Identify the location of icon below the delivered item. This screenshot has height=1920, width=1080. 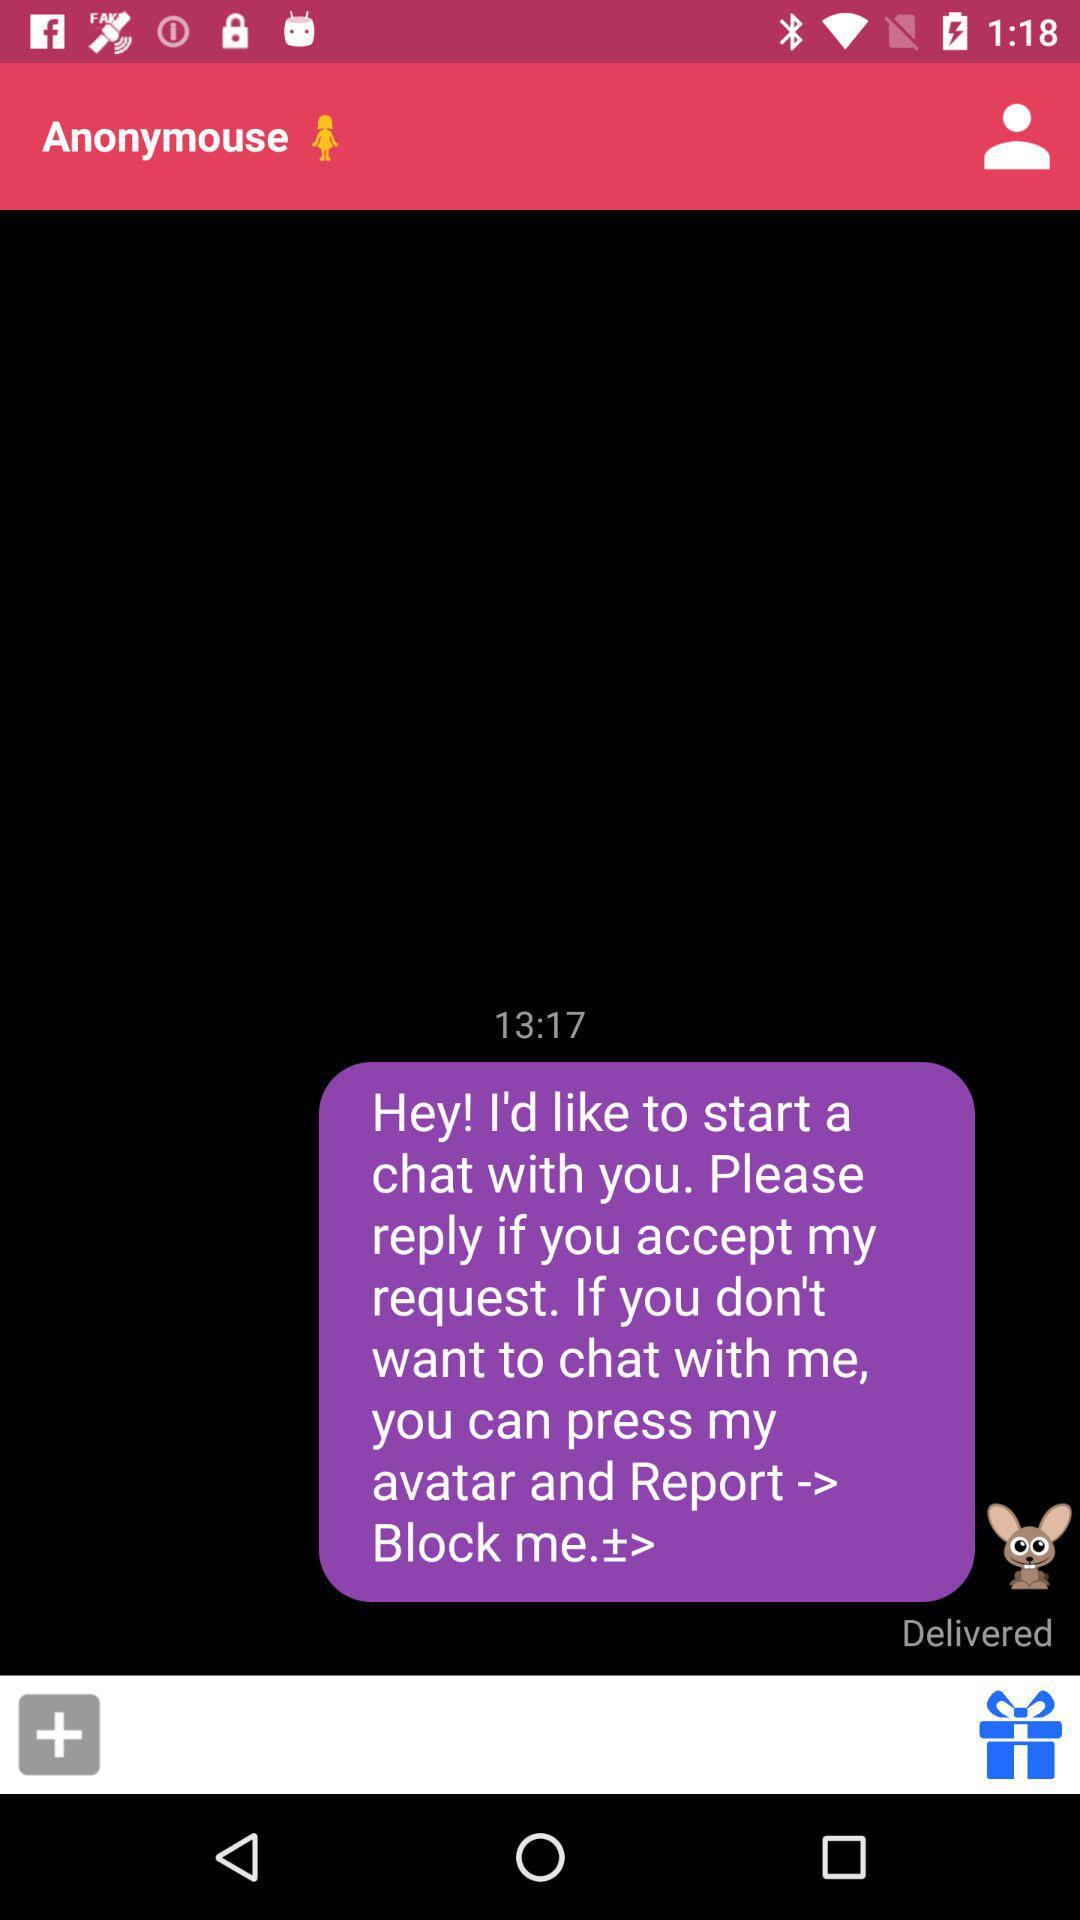
(546, 1733).